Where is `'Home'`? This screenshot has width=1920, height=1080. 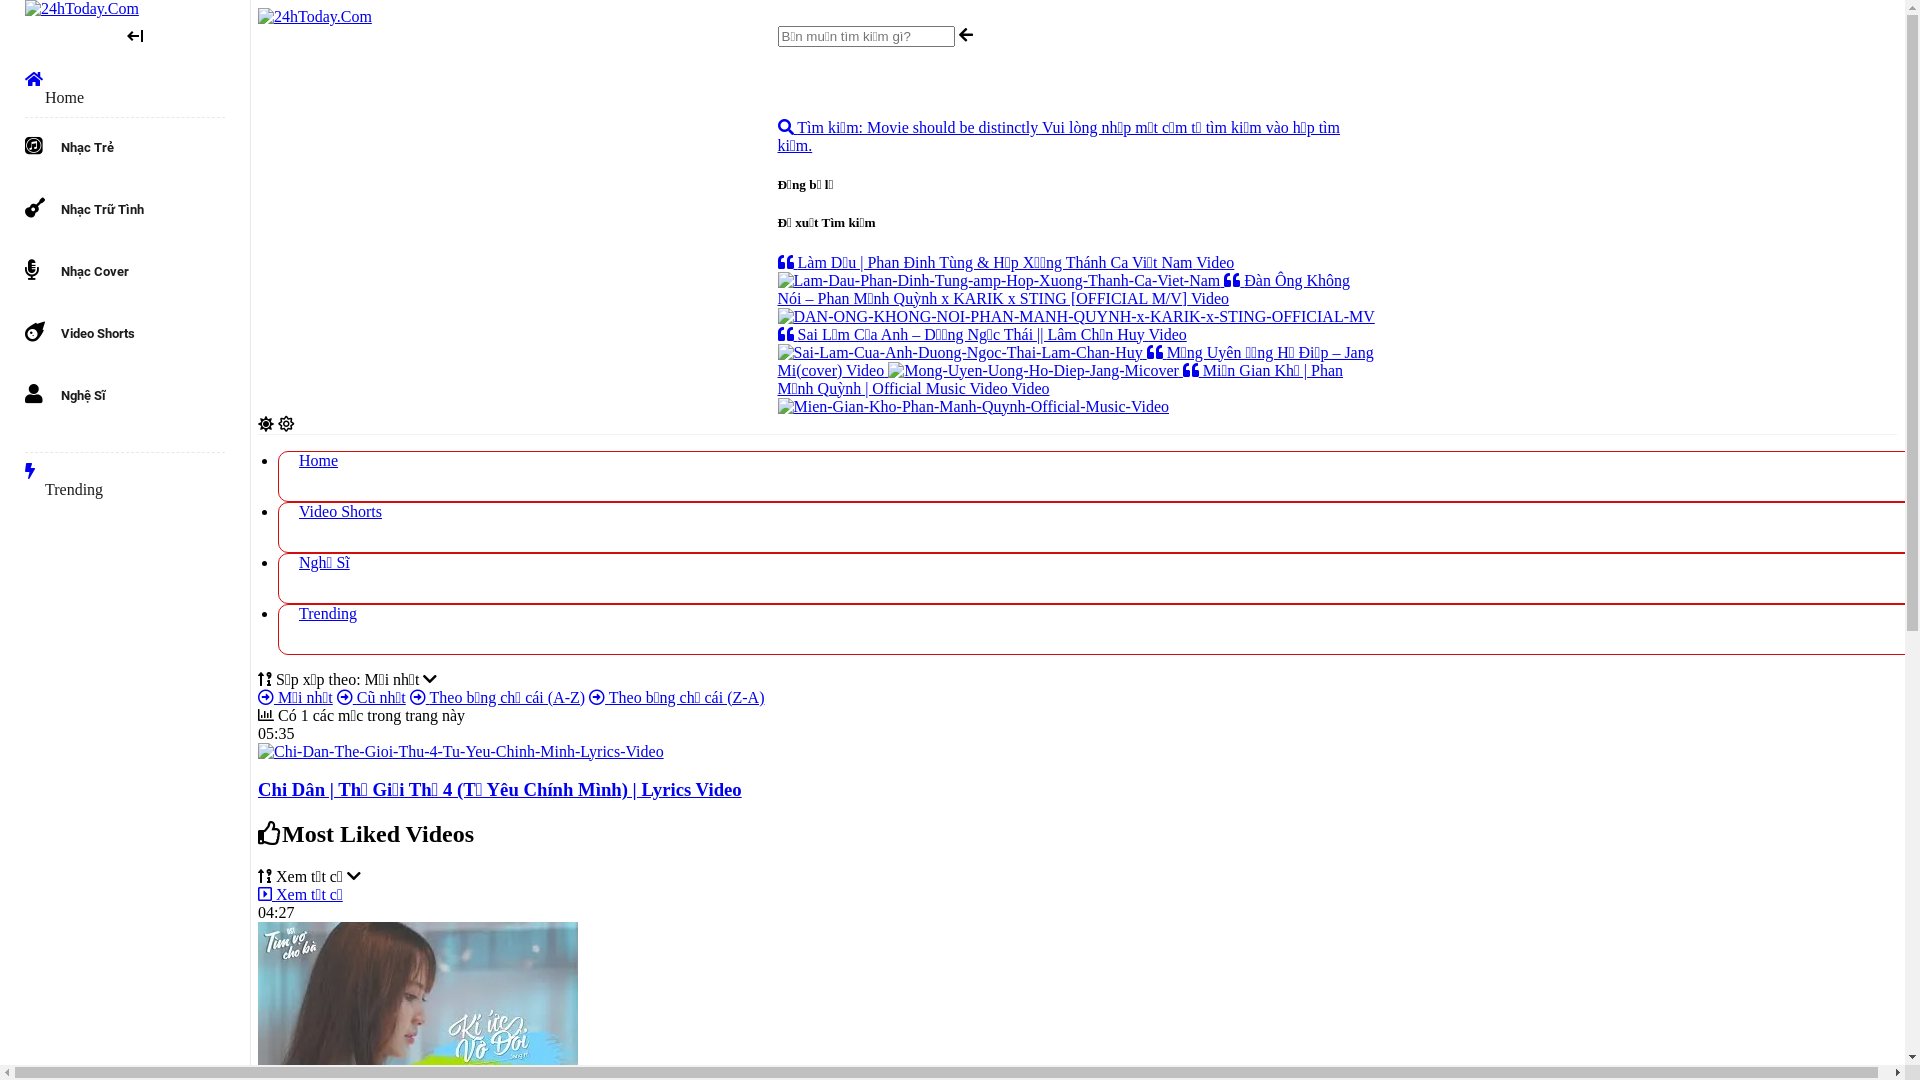
'Home' is located at coordinates (317, 460).